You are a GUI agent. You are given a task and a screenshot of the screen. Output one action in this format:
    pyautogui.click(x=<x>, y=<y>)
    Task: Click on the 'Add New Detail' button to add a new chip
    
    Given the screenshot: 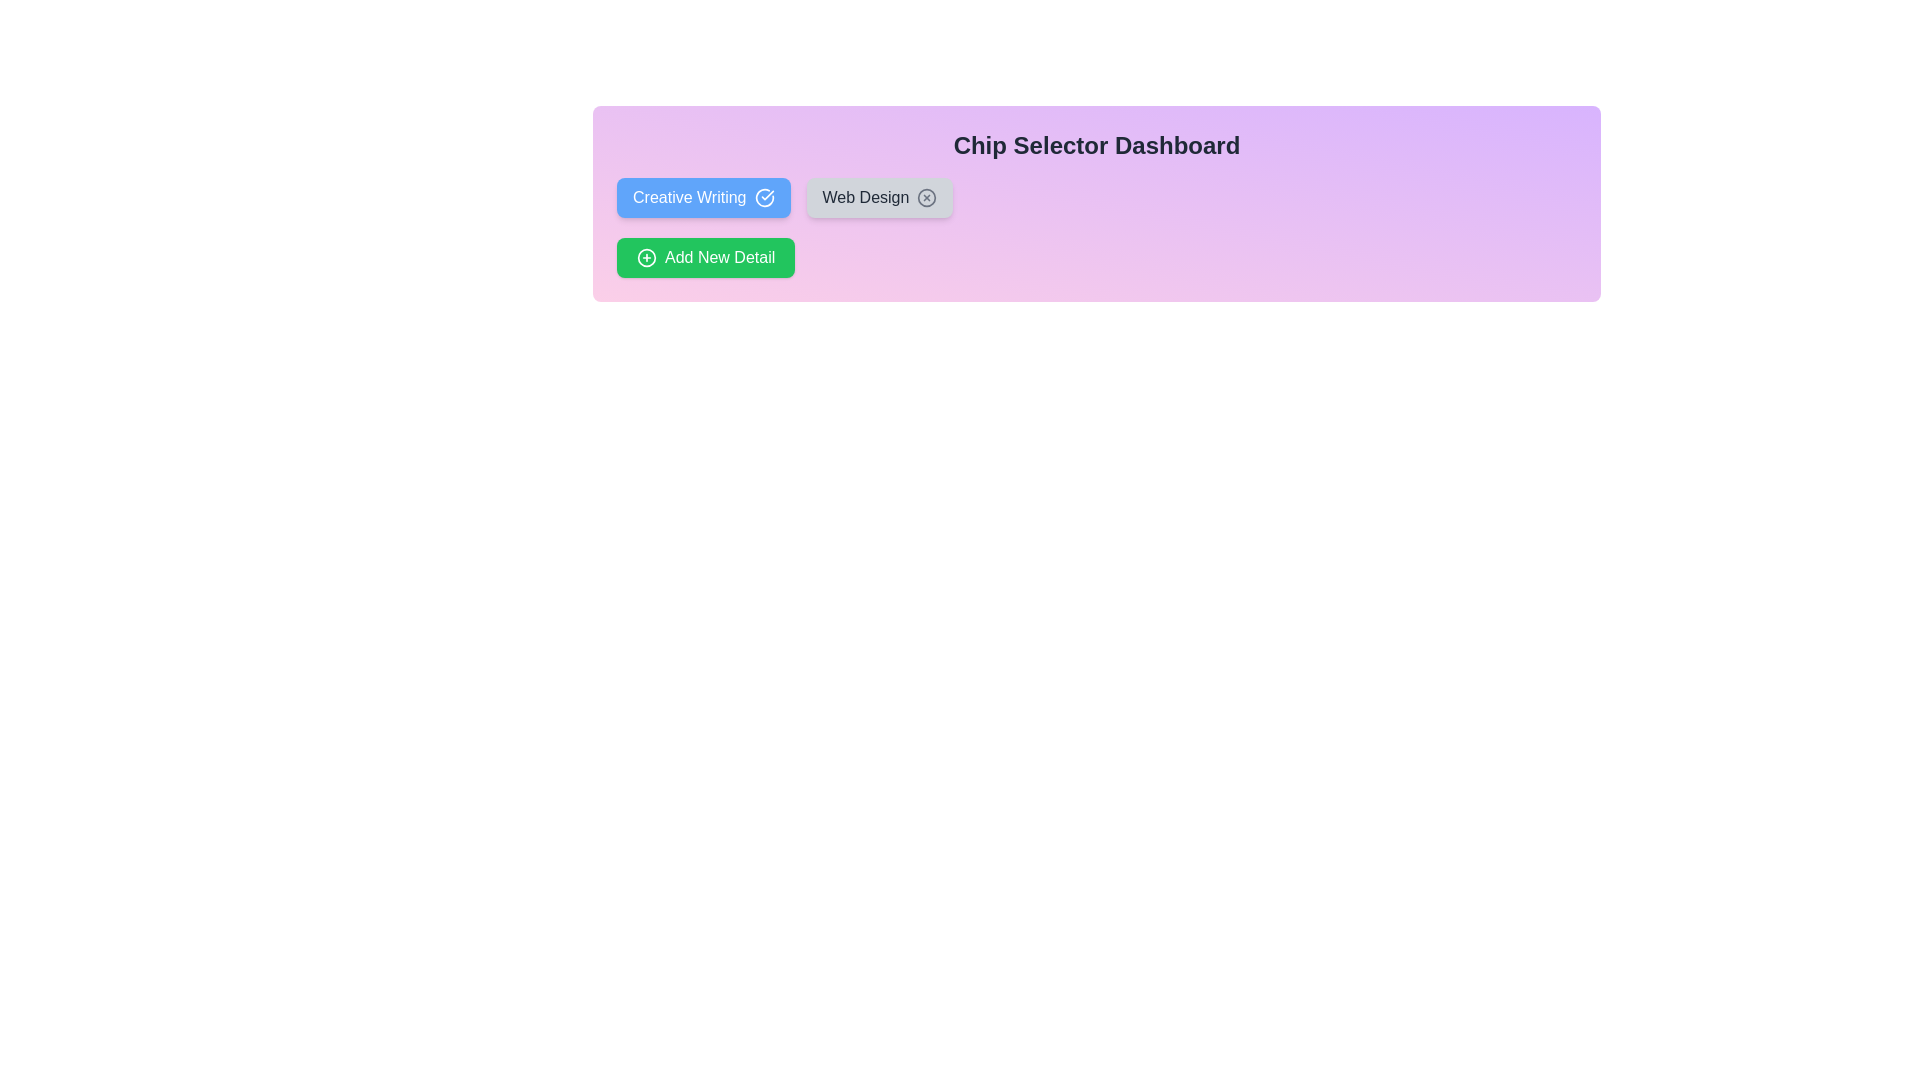 What is the action you would take?
    pyautogui.click(x=705, y=257)
    